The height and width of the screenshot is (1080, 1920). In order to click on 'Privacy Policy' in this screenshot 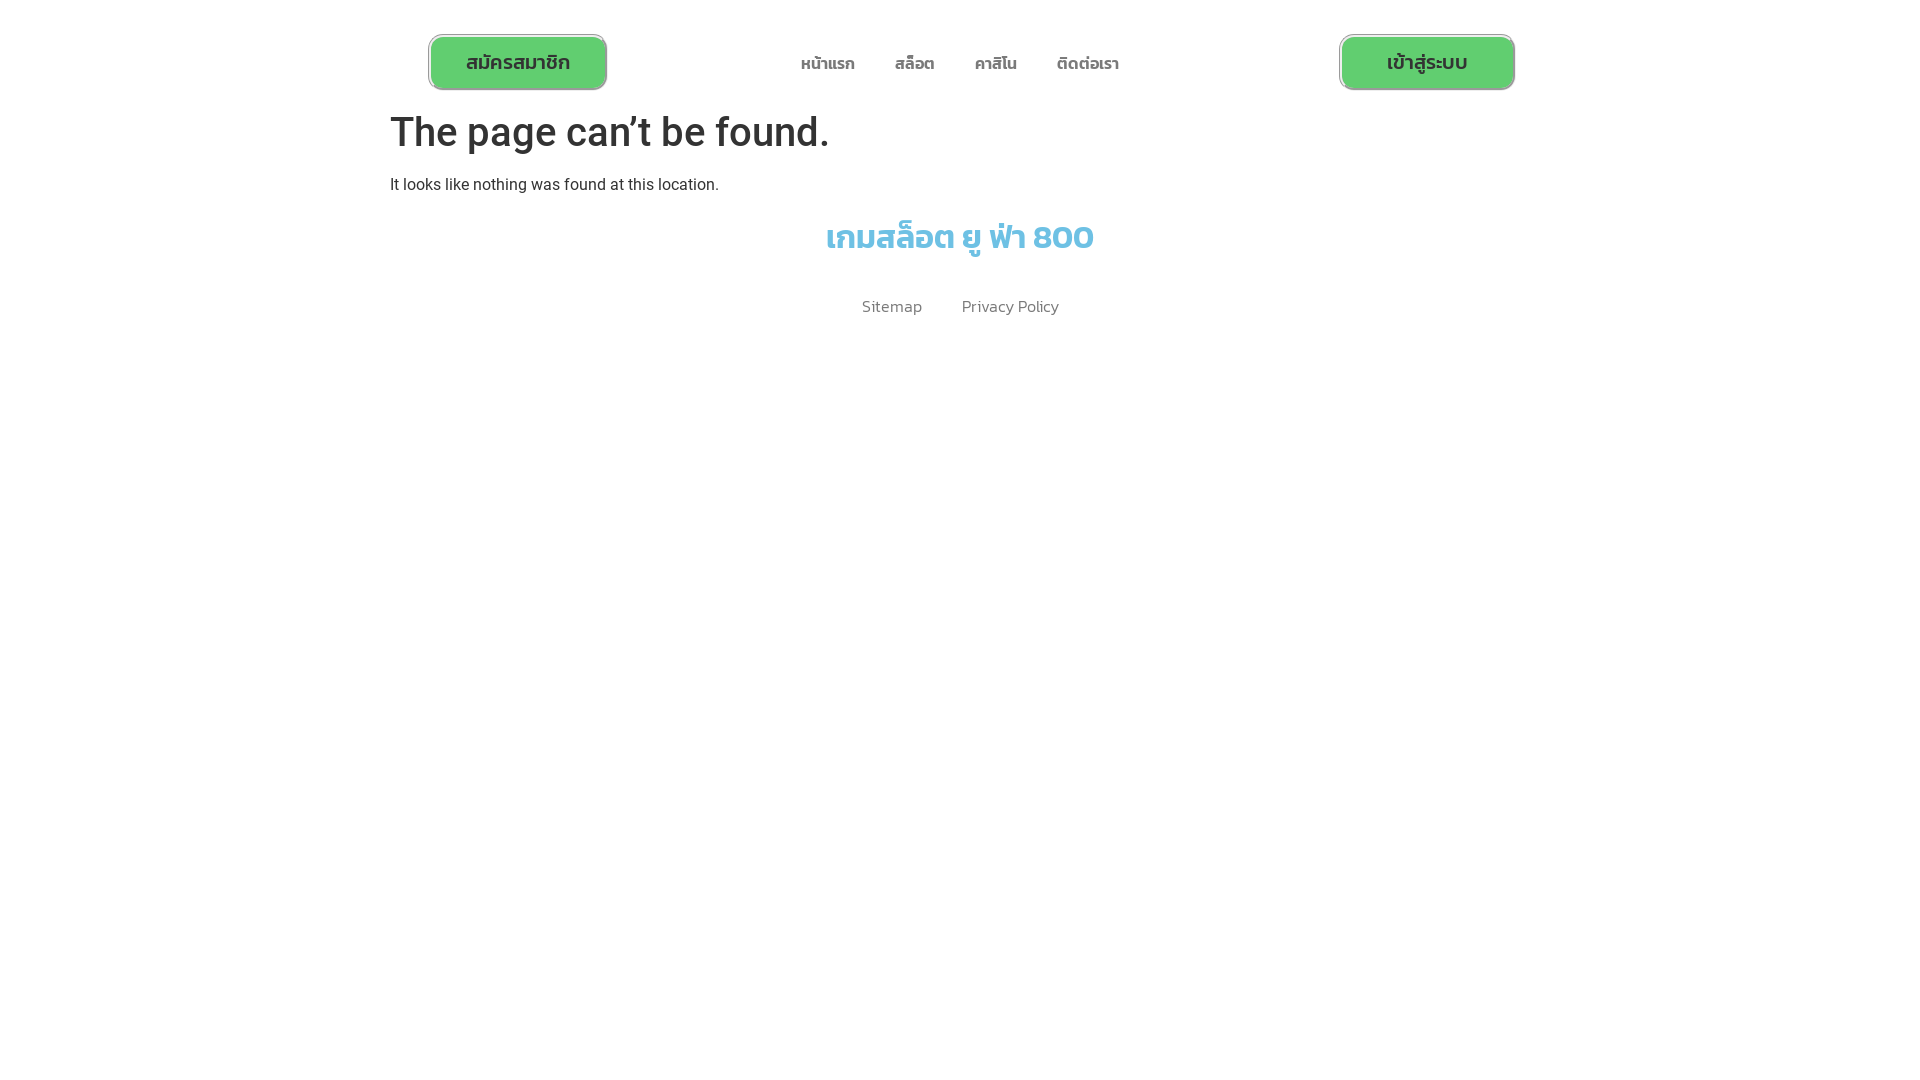, I will do `click(1010, 306)`.